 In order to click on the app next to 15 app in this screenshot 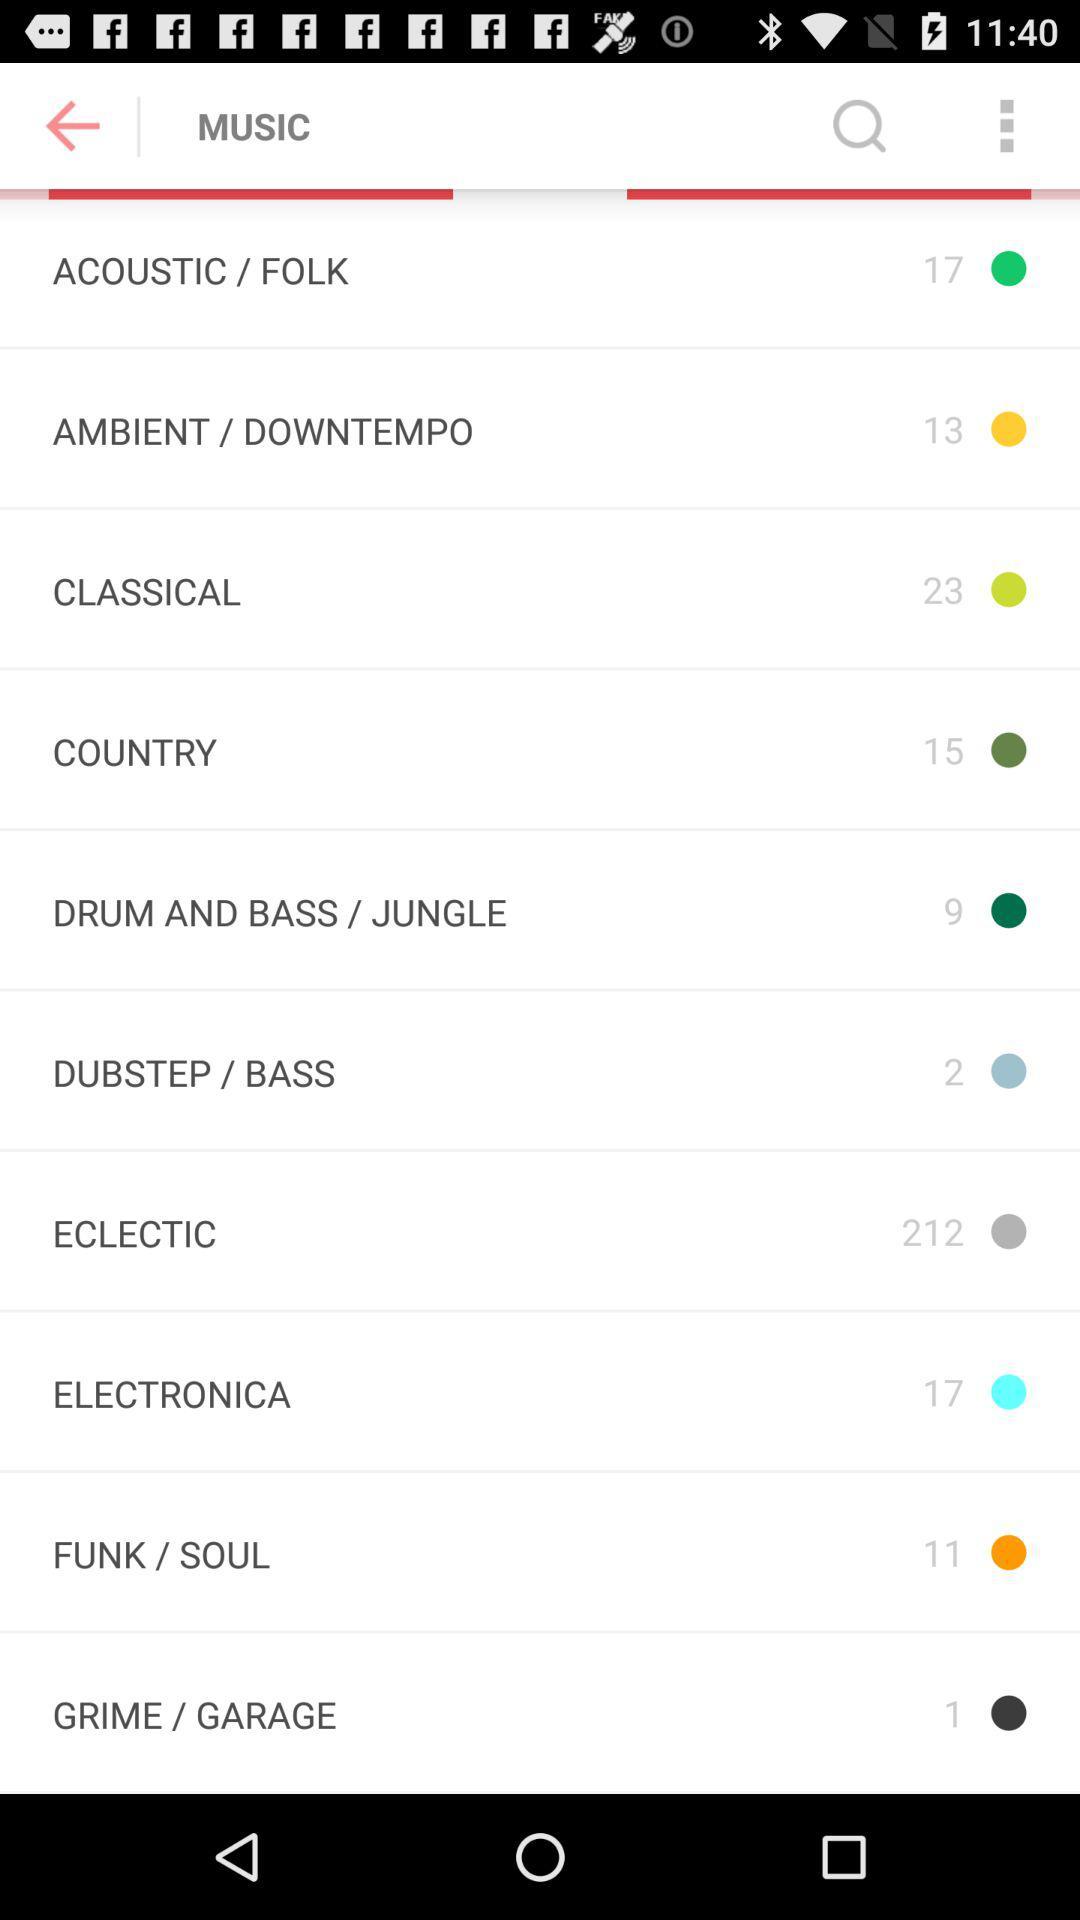, I will do `click(279, 908)`.